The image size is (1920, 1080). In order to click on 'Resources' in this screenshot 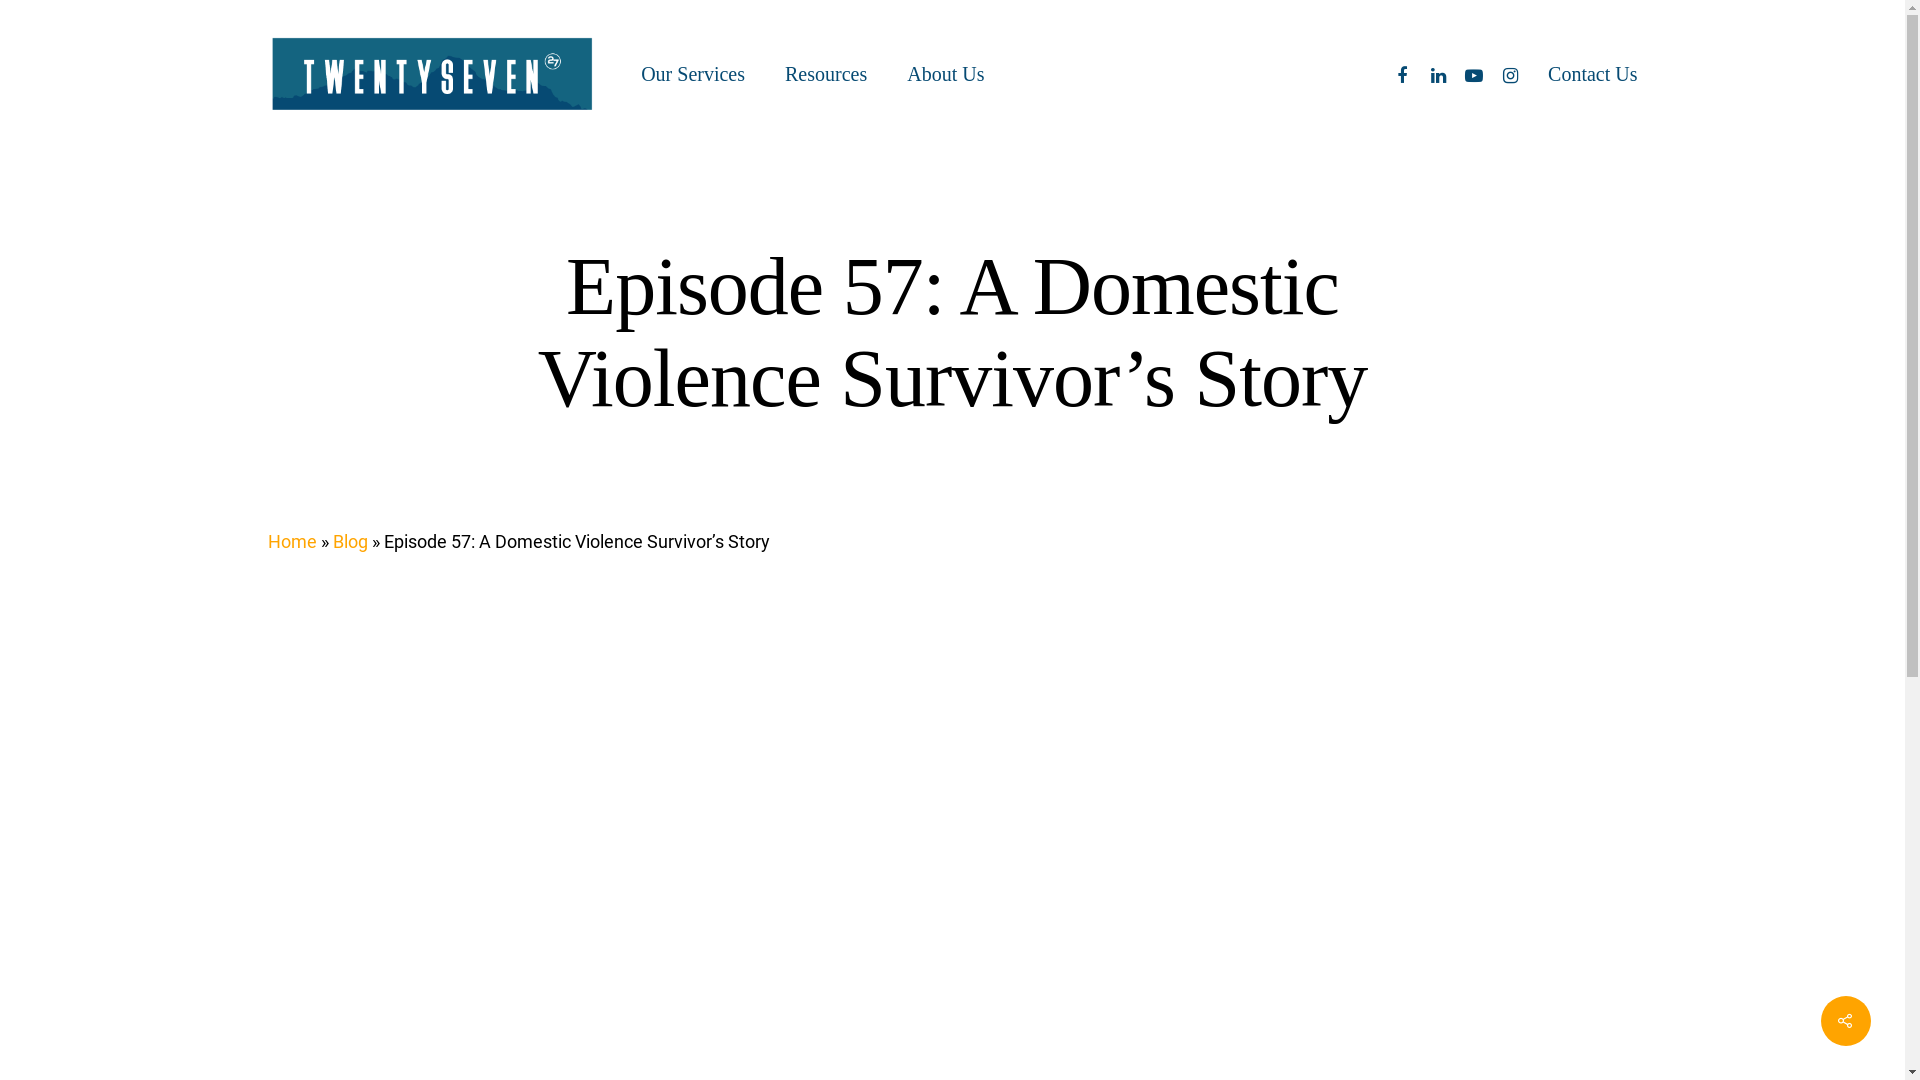, I will do `click(784, 72)`.